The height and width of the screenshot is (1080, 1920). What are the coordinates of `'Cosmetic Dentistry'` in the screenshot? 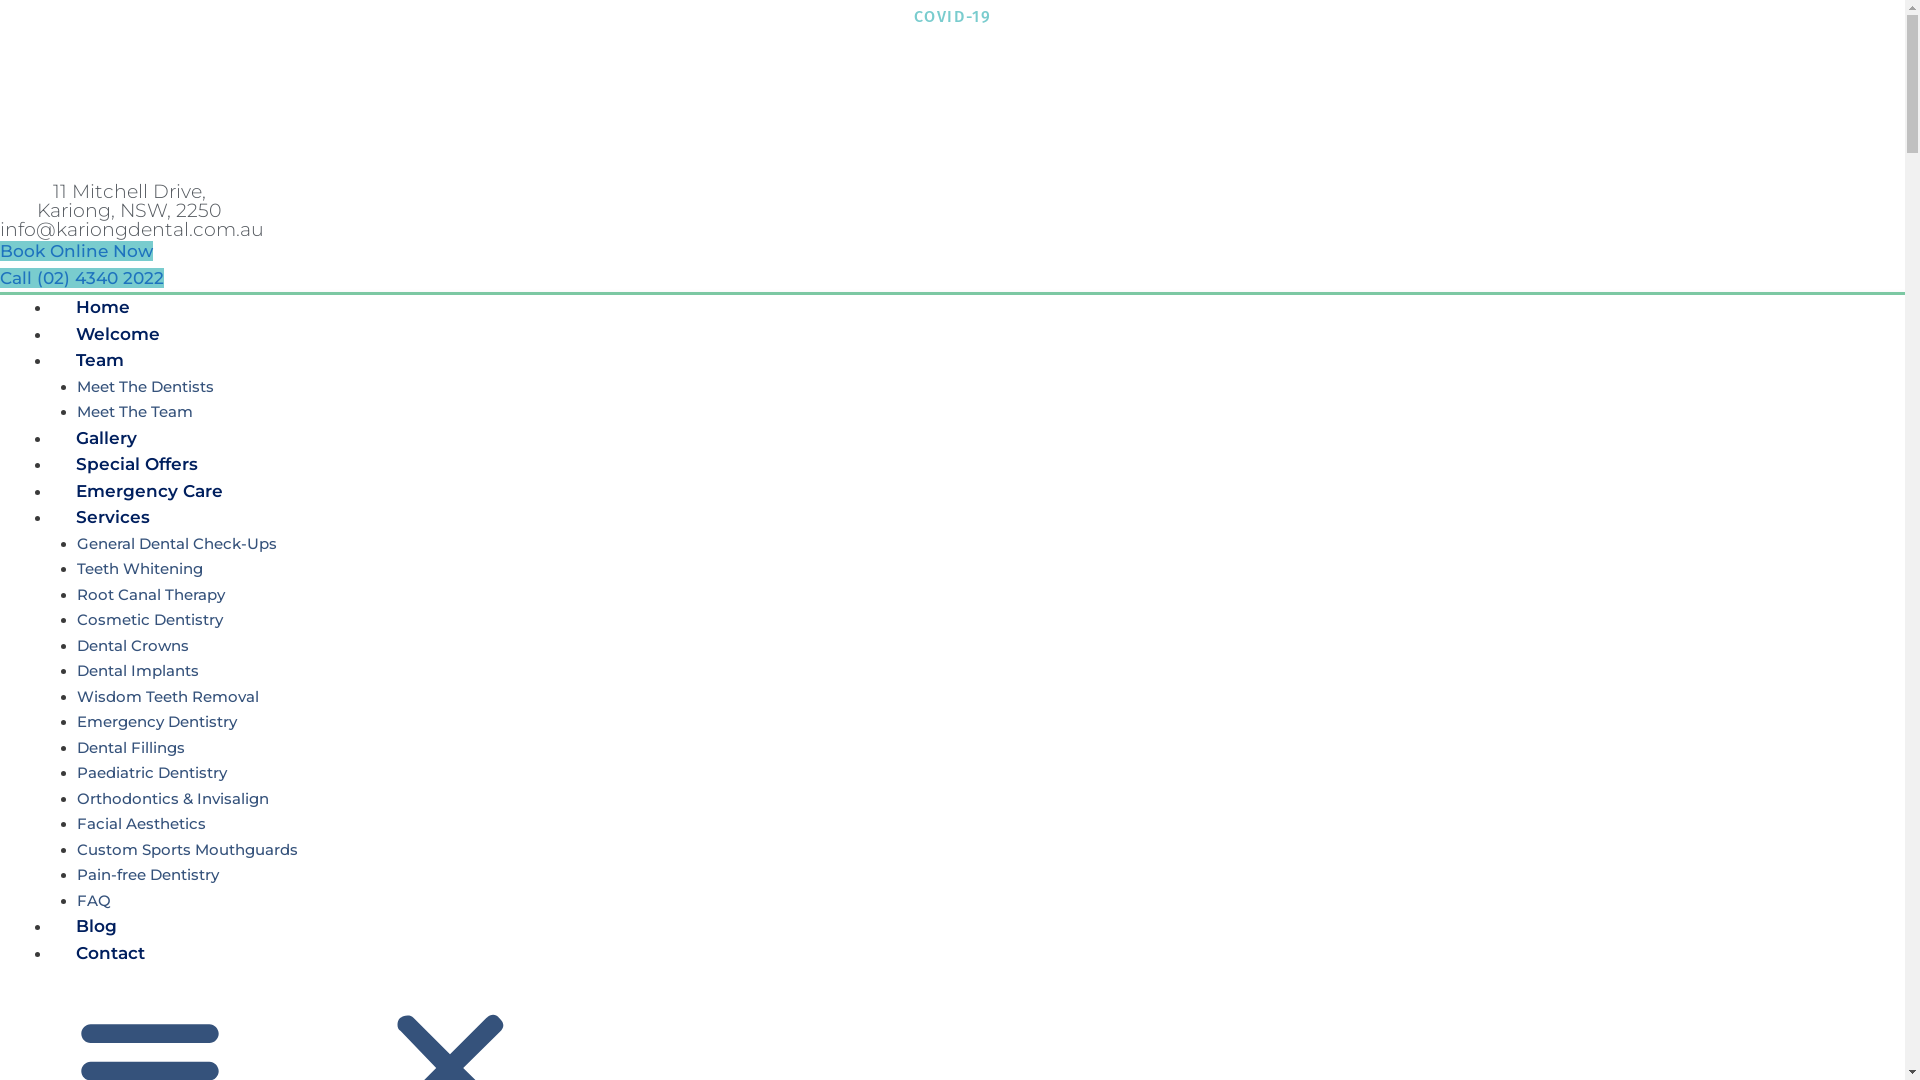 It's located at (147, 618).